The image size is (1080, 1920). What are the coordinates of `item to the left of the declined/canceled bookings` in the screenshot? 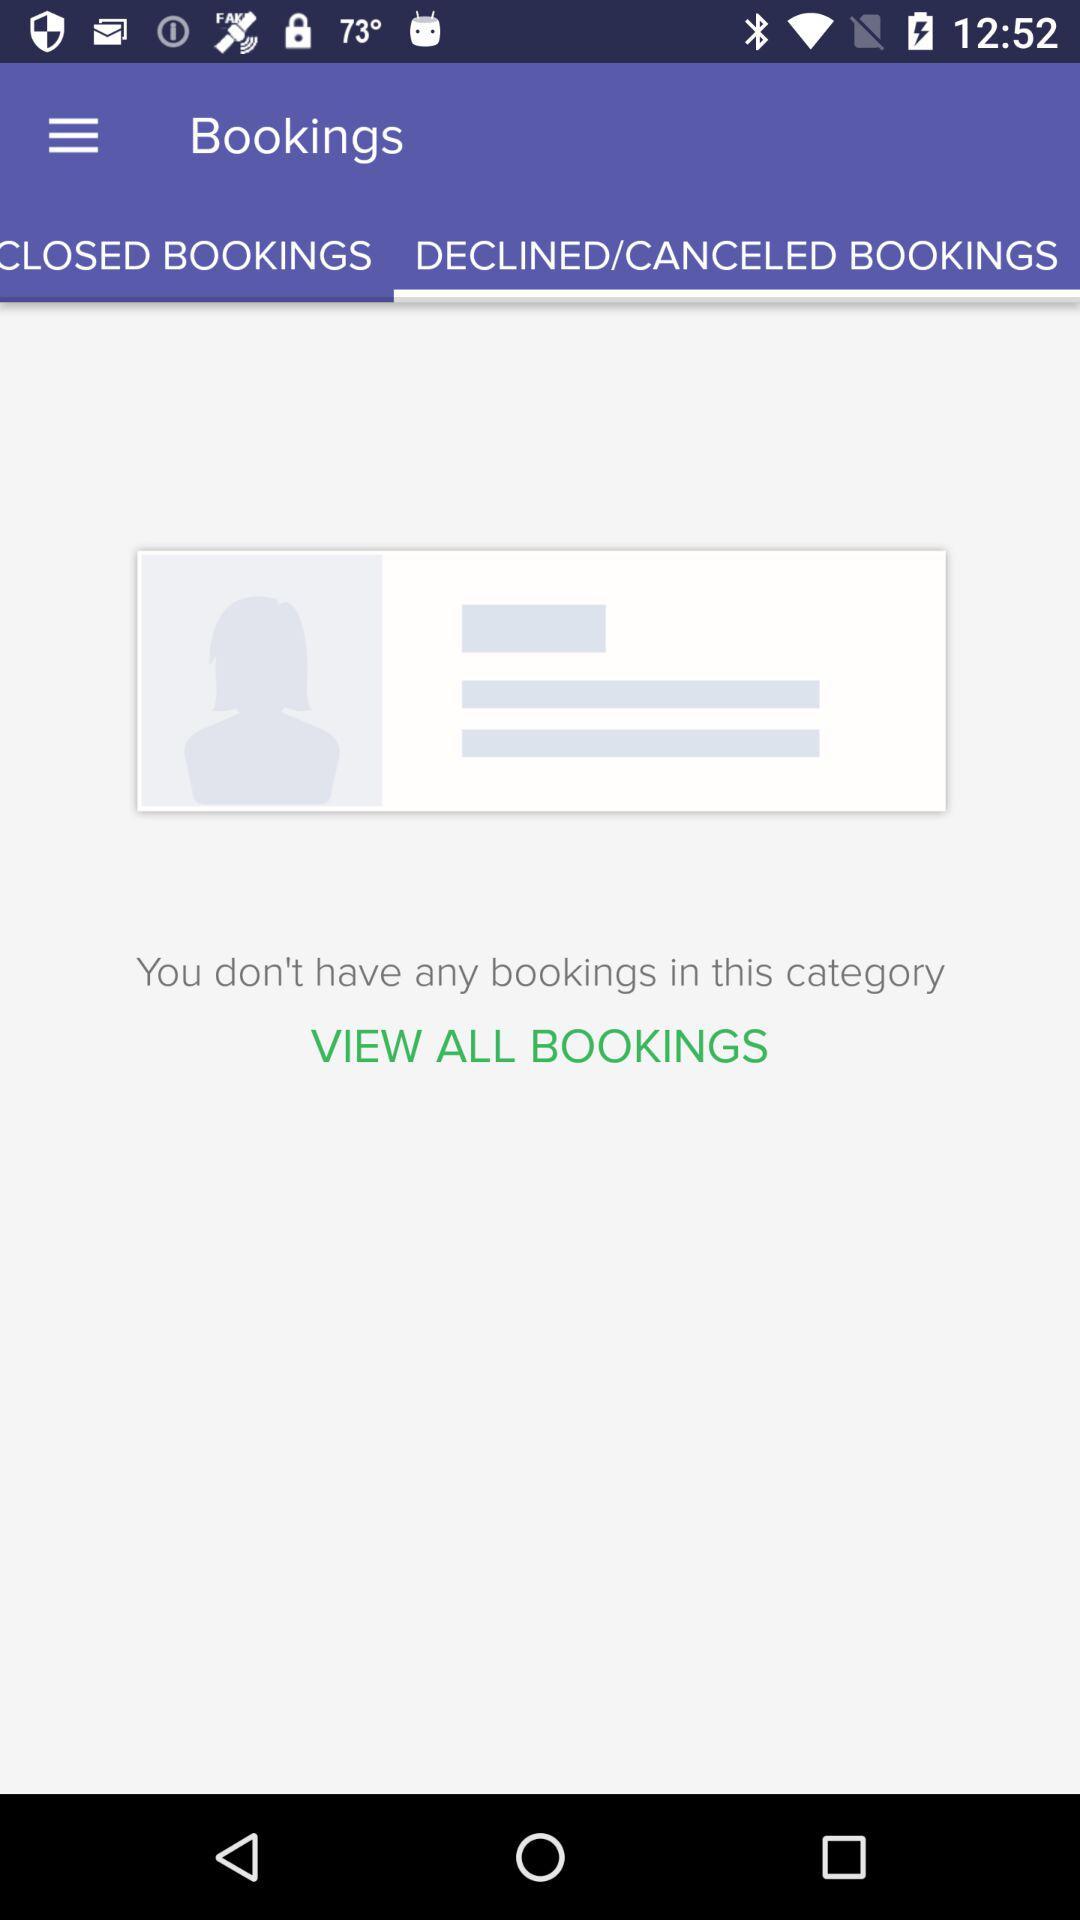 It's located at (196, 255).